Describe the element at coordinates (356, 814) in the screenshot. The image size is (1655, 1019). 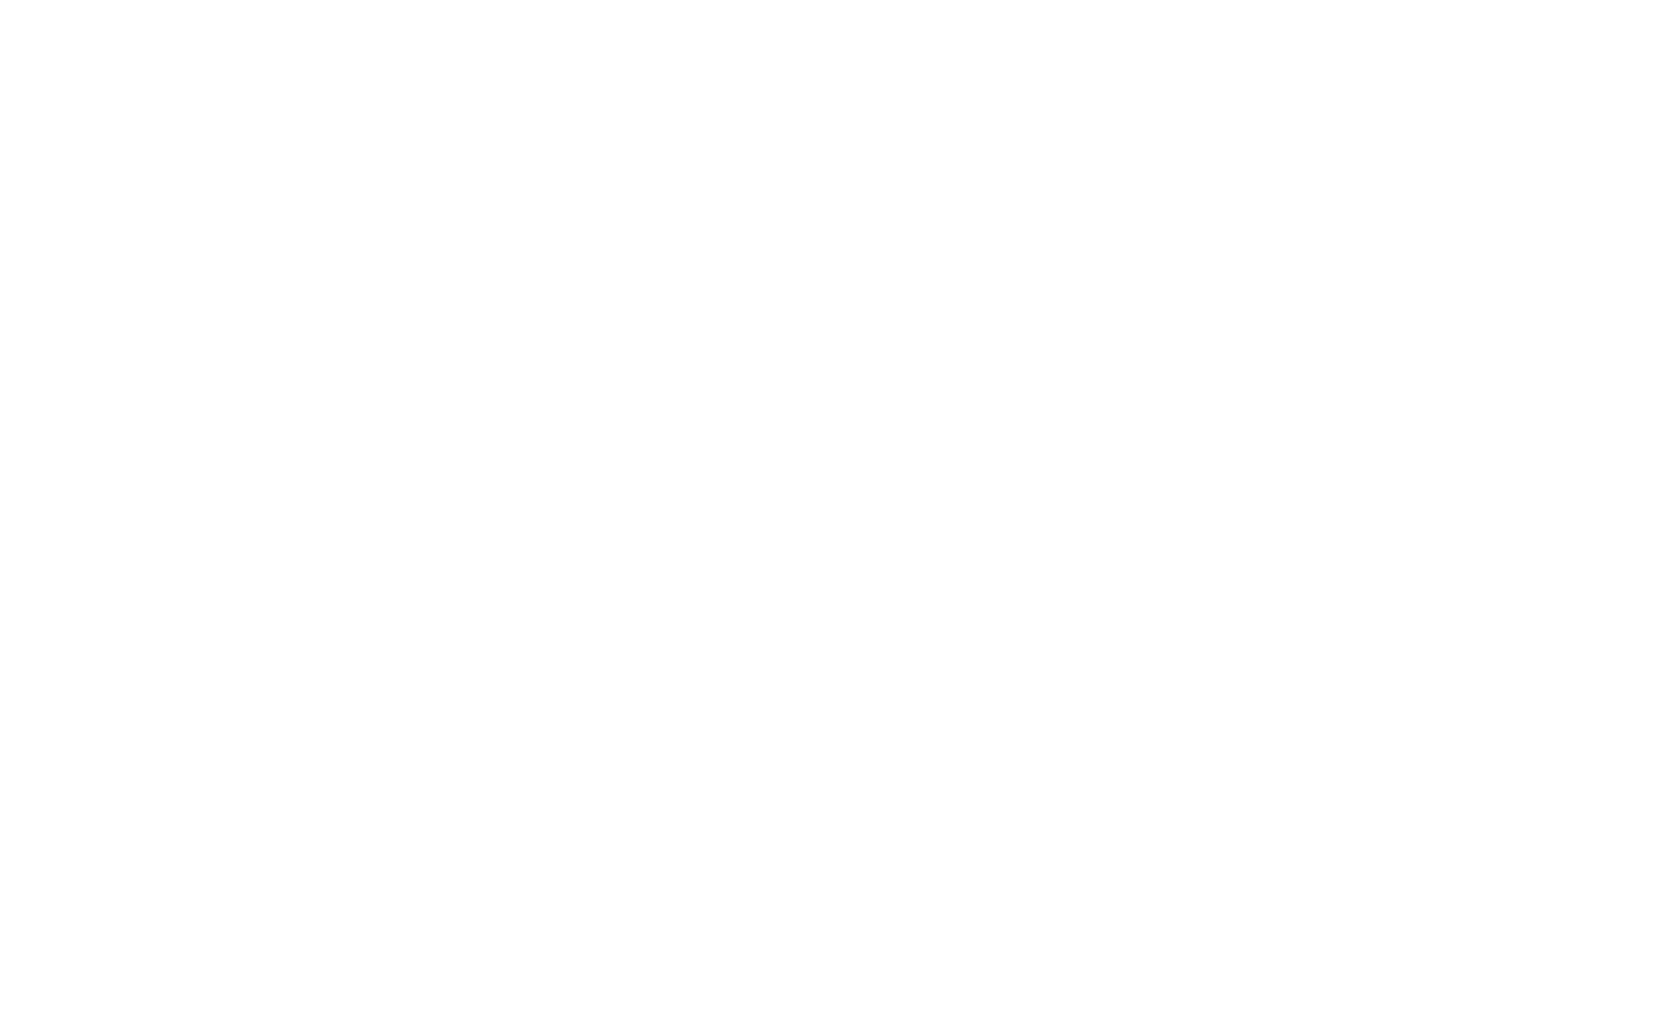
I see `'A Part of Hearst Digital Media'` at that location.